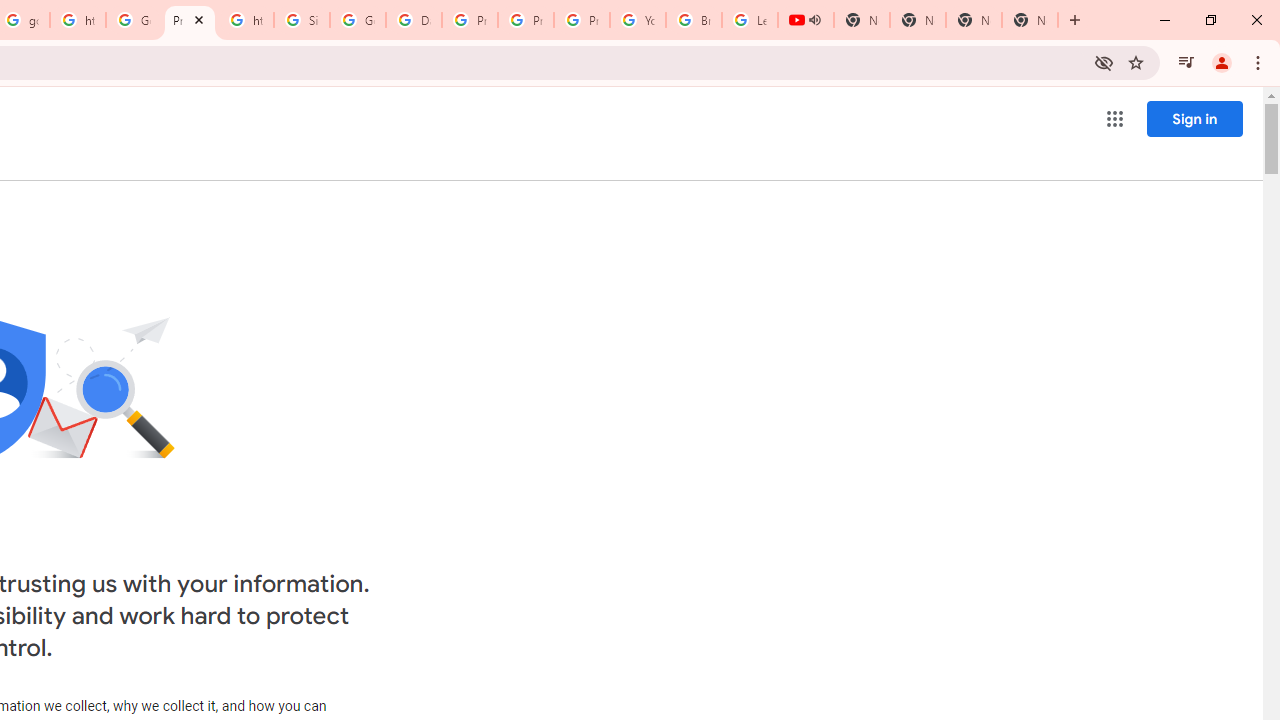  What do you see at coordinates (468, 20) in the screenshot?
I see `'Privacy Help Center - Policies Help'` at bounding box center [468, 20].